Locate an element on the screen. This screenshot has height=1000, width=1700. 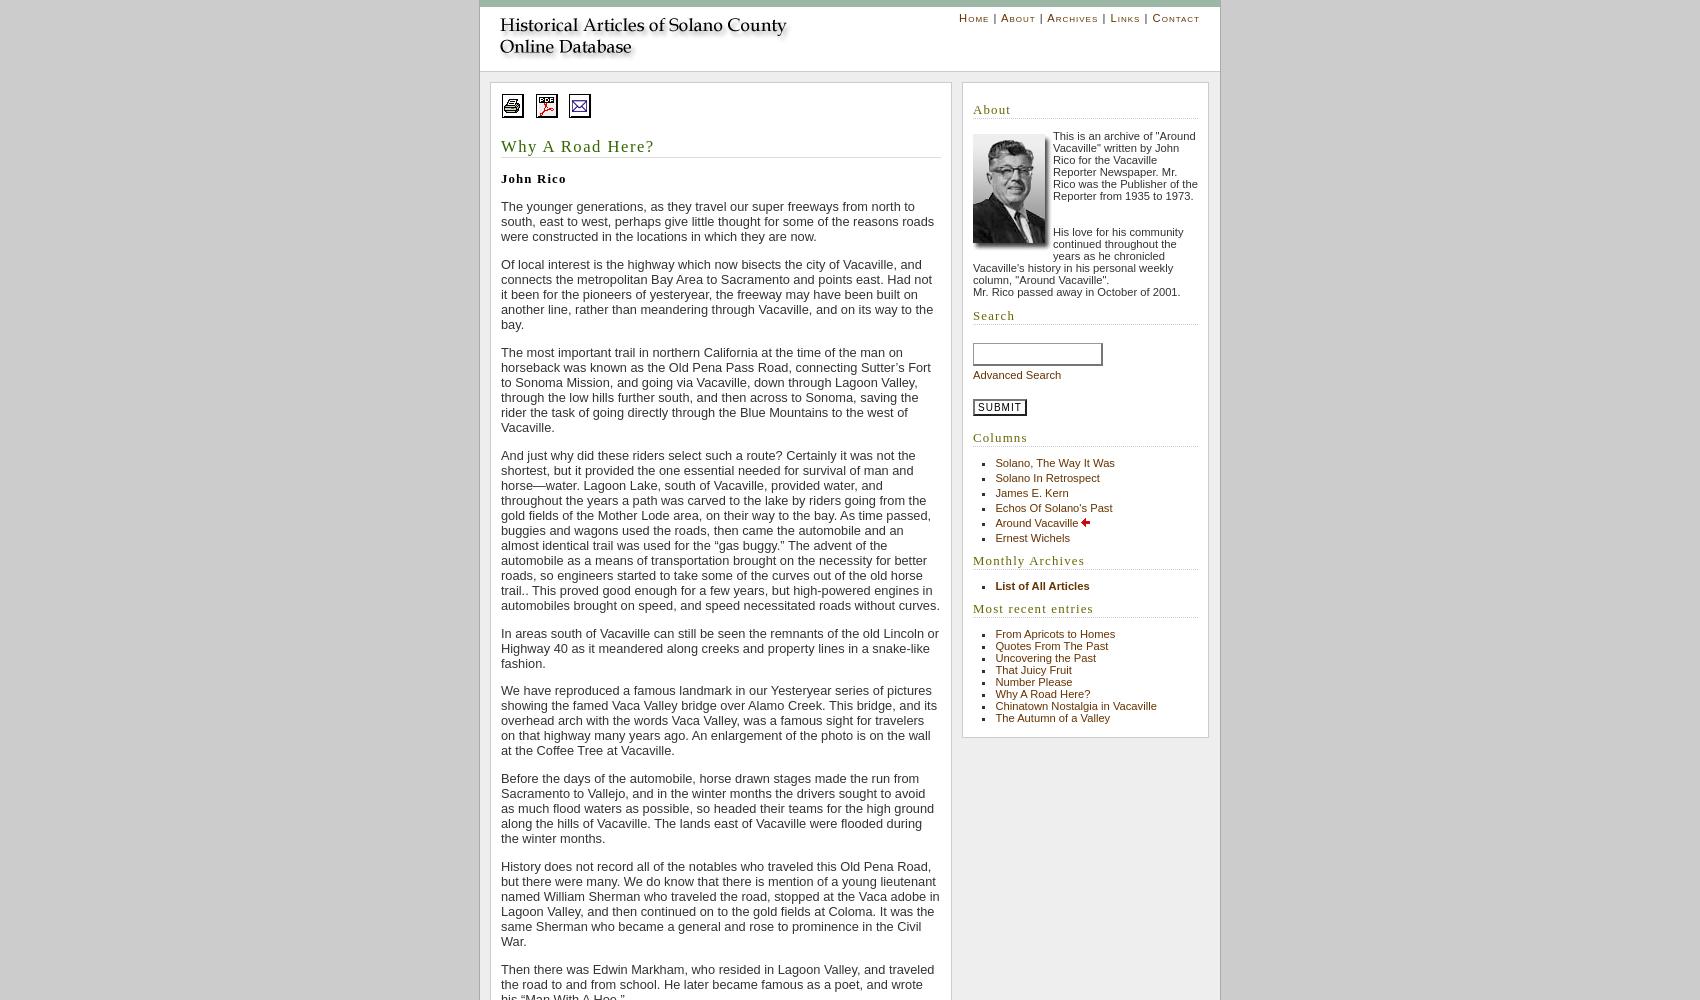
'Home' is located at coordinates (972, 18).